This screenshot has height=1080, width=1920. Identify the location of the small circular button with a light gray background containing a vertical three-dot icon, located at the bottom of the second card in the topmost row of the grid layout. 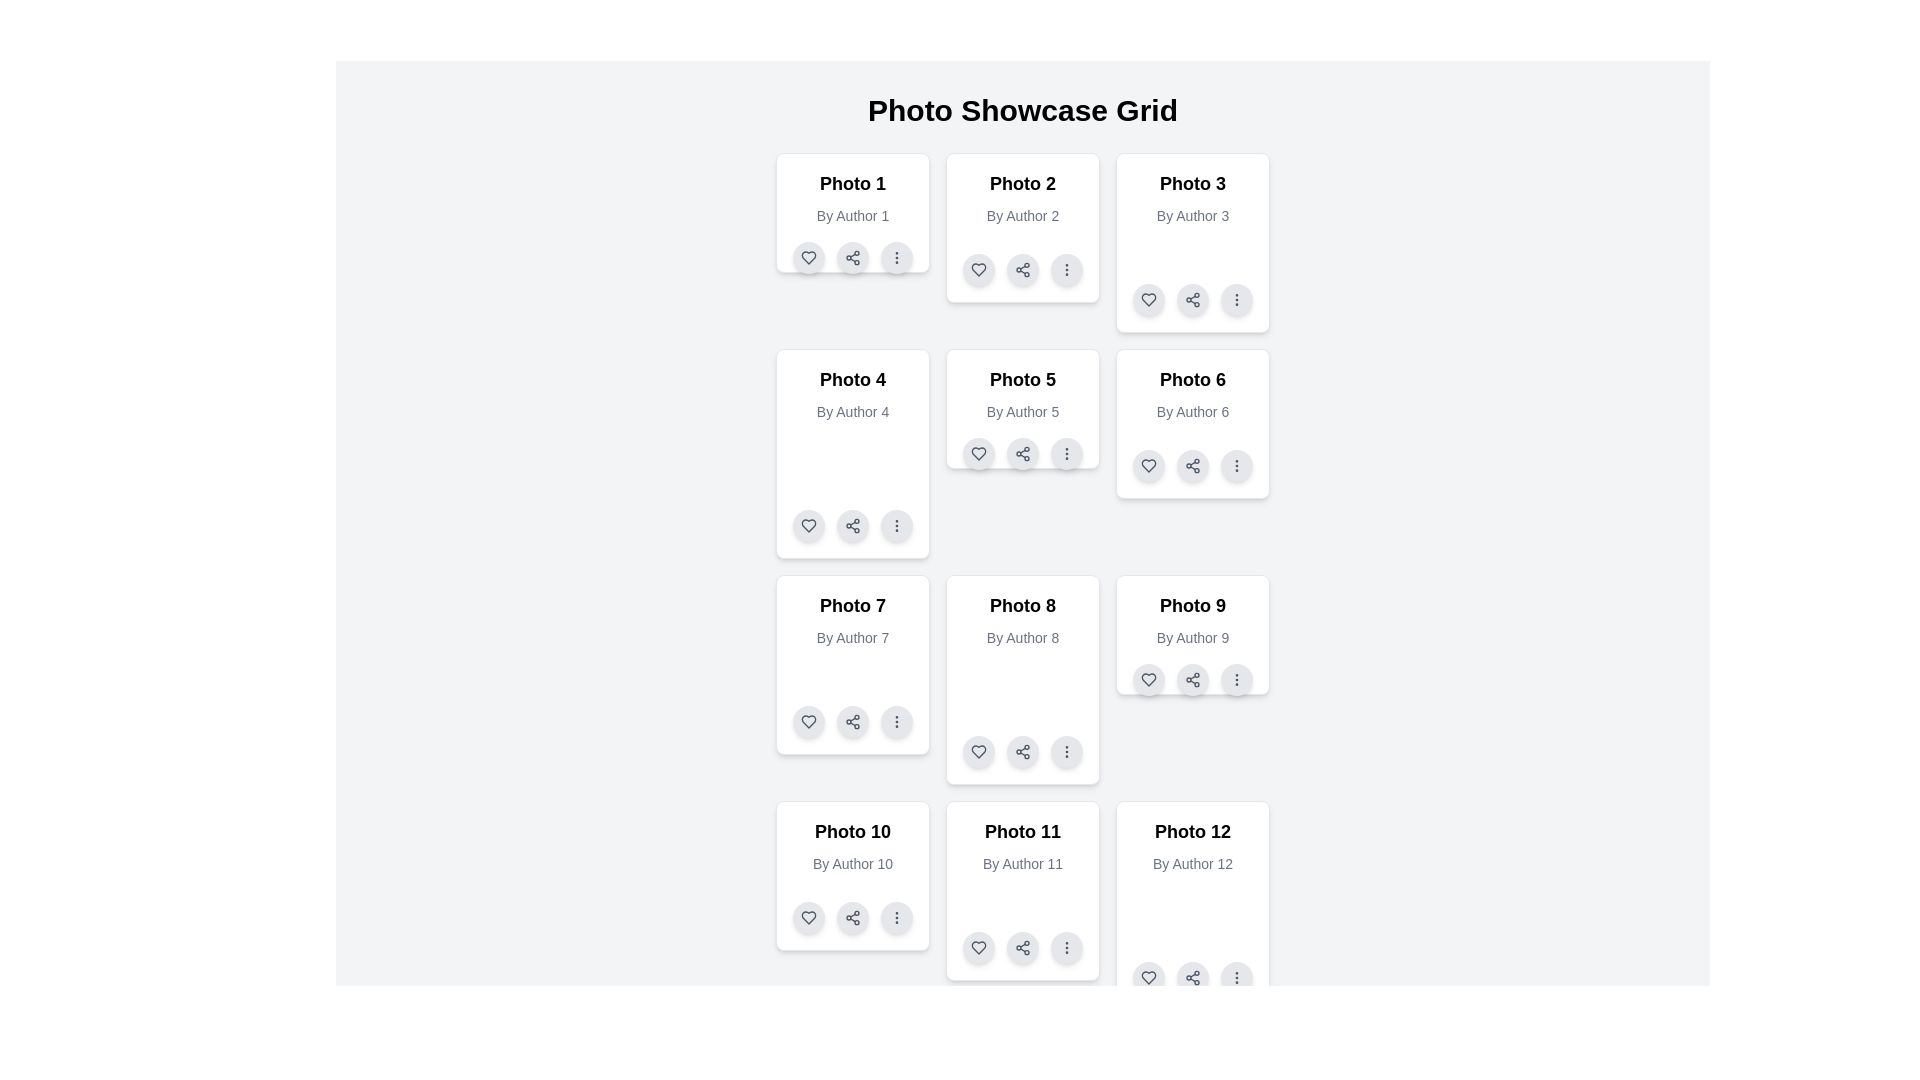
(1065, 270).